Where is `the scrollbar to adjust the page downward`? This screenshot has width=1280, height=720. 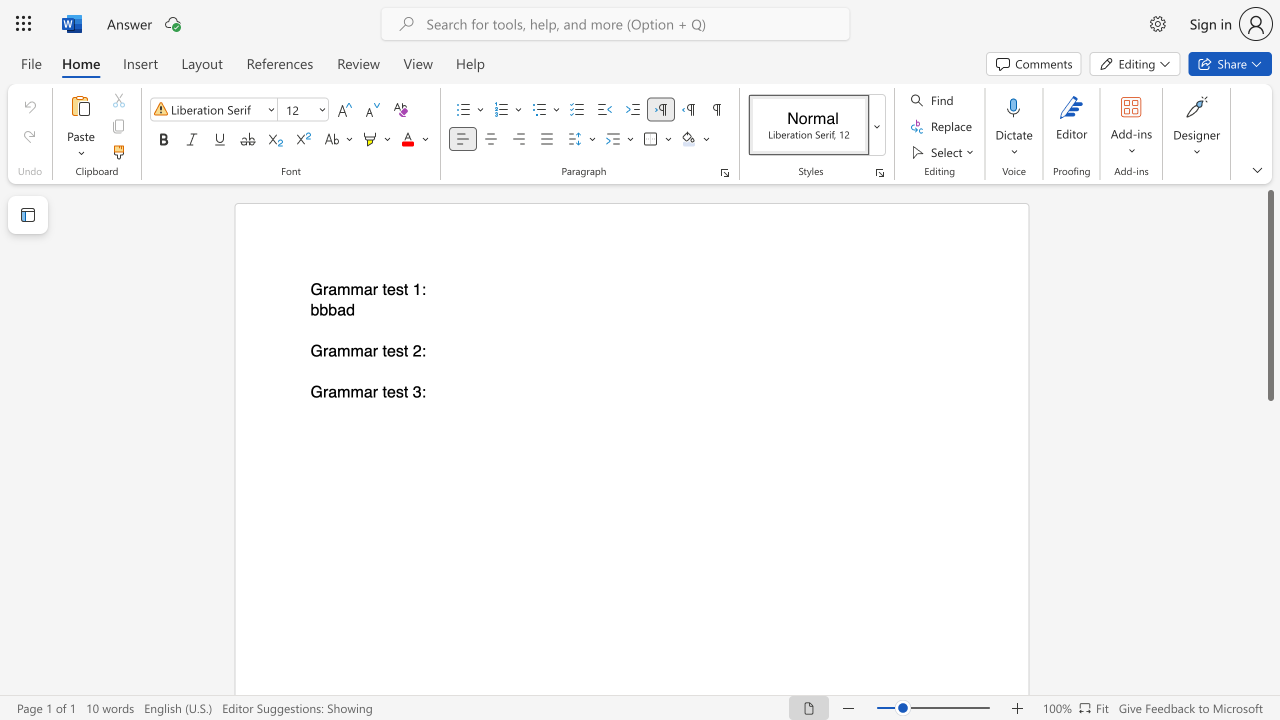
the scrollbar to adjust the page downward is located at coordinates (1269, 460).